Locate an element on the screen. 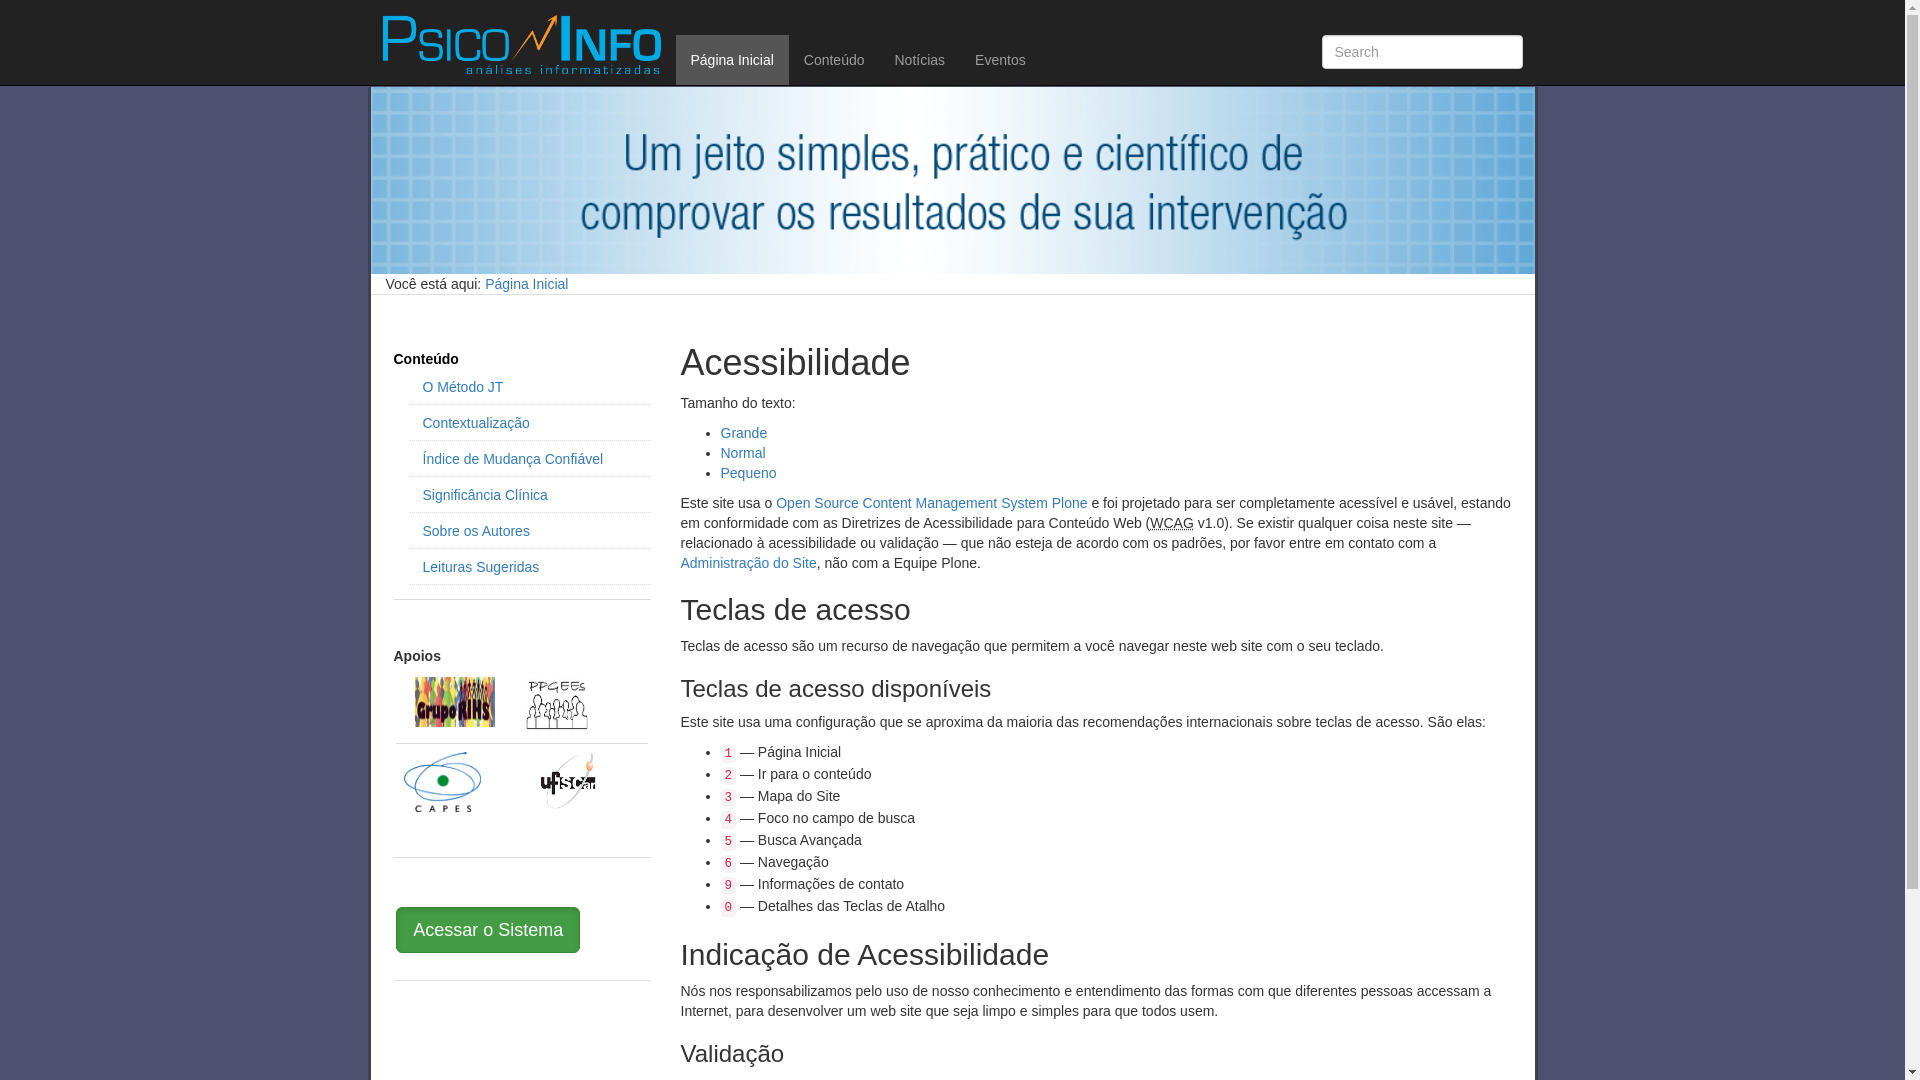 Image resolution: width=1920 pixels, height=1080 pixels. 'Capes' is located at coordinates (441, 779).